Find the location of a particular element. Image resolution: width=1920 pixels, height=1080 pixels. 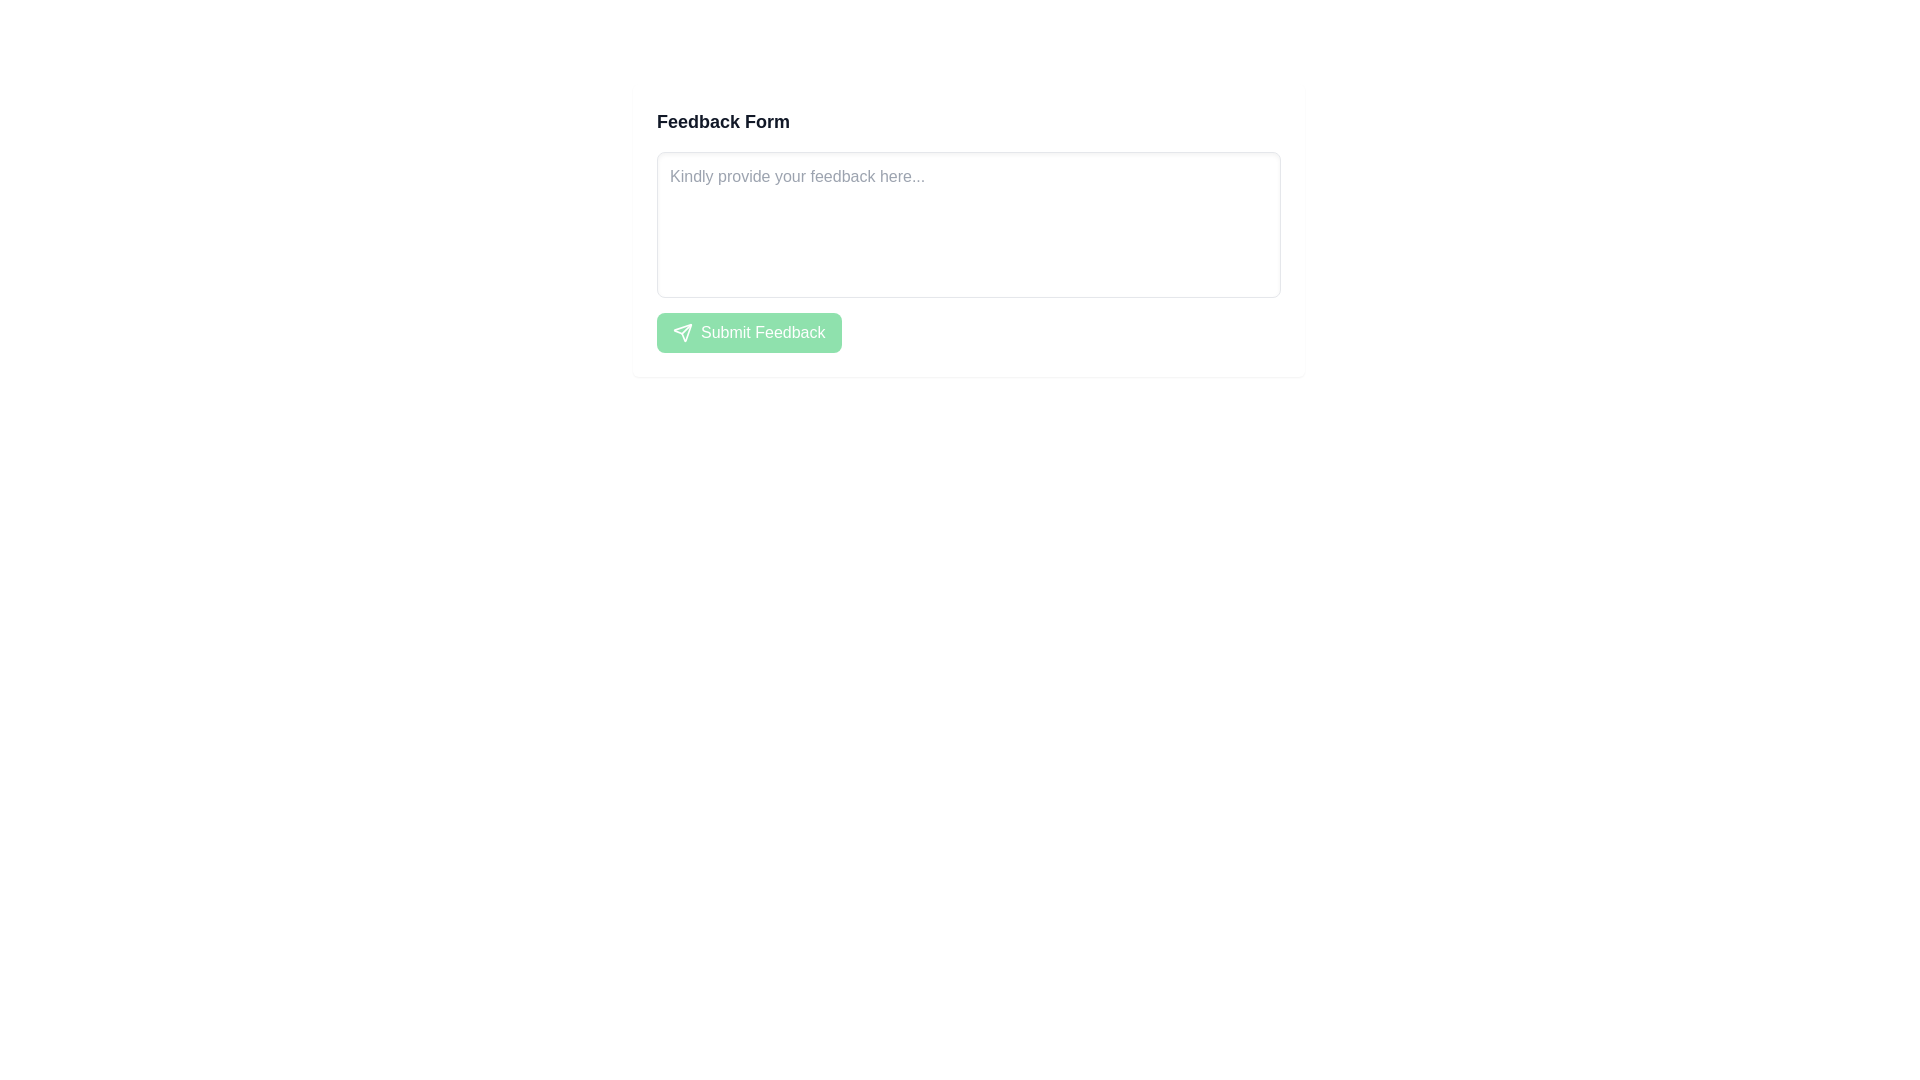

within the text area of the Feedback Form card is located at coordinates (969, 229).